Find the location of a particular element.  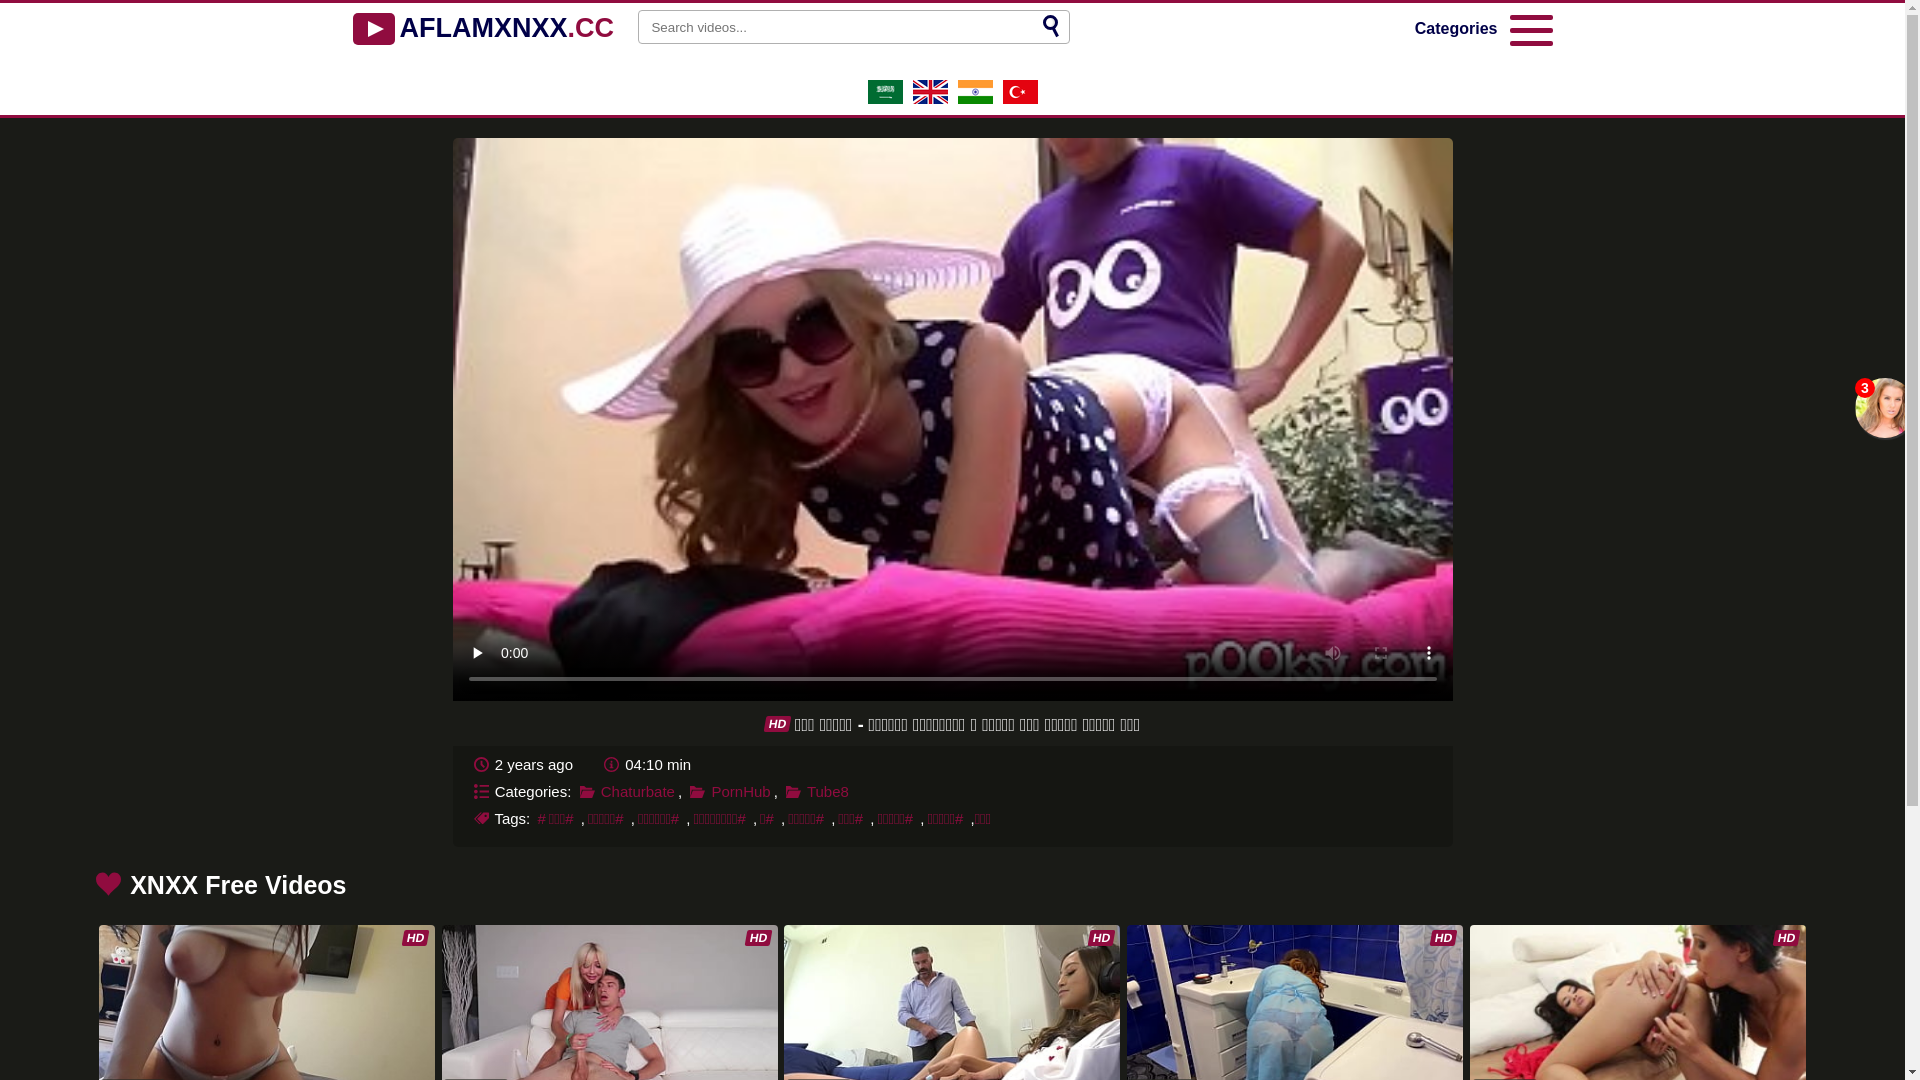

'PornHub' is located at coordinates (728, 789).